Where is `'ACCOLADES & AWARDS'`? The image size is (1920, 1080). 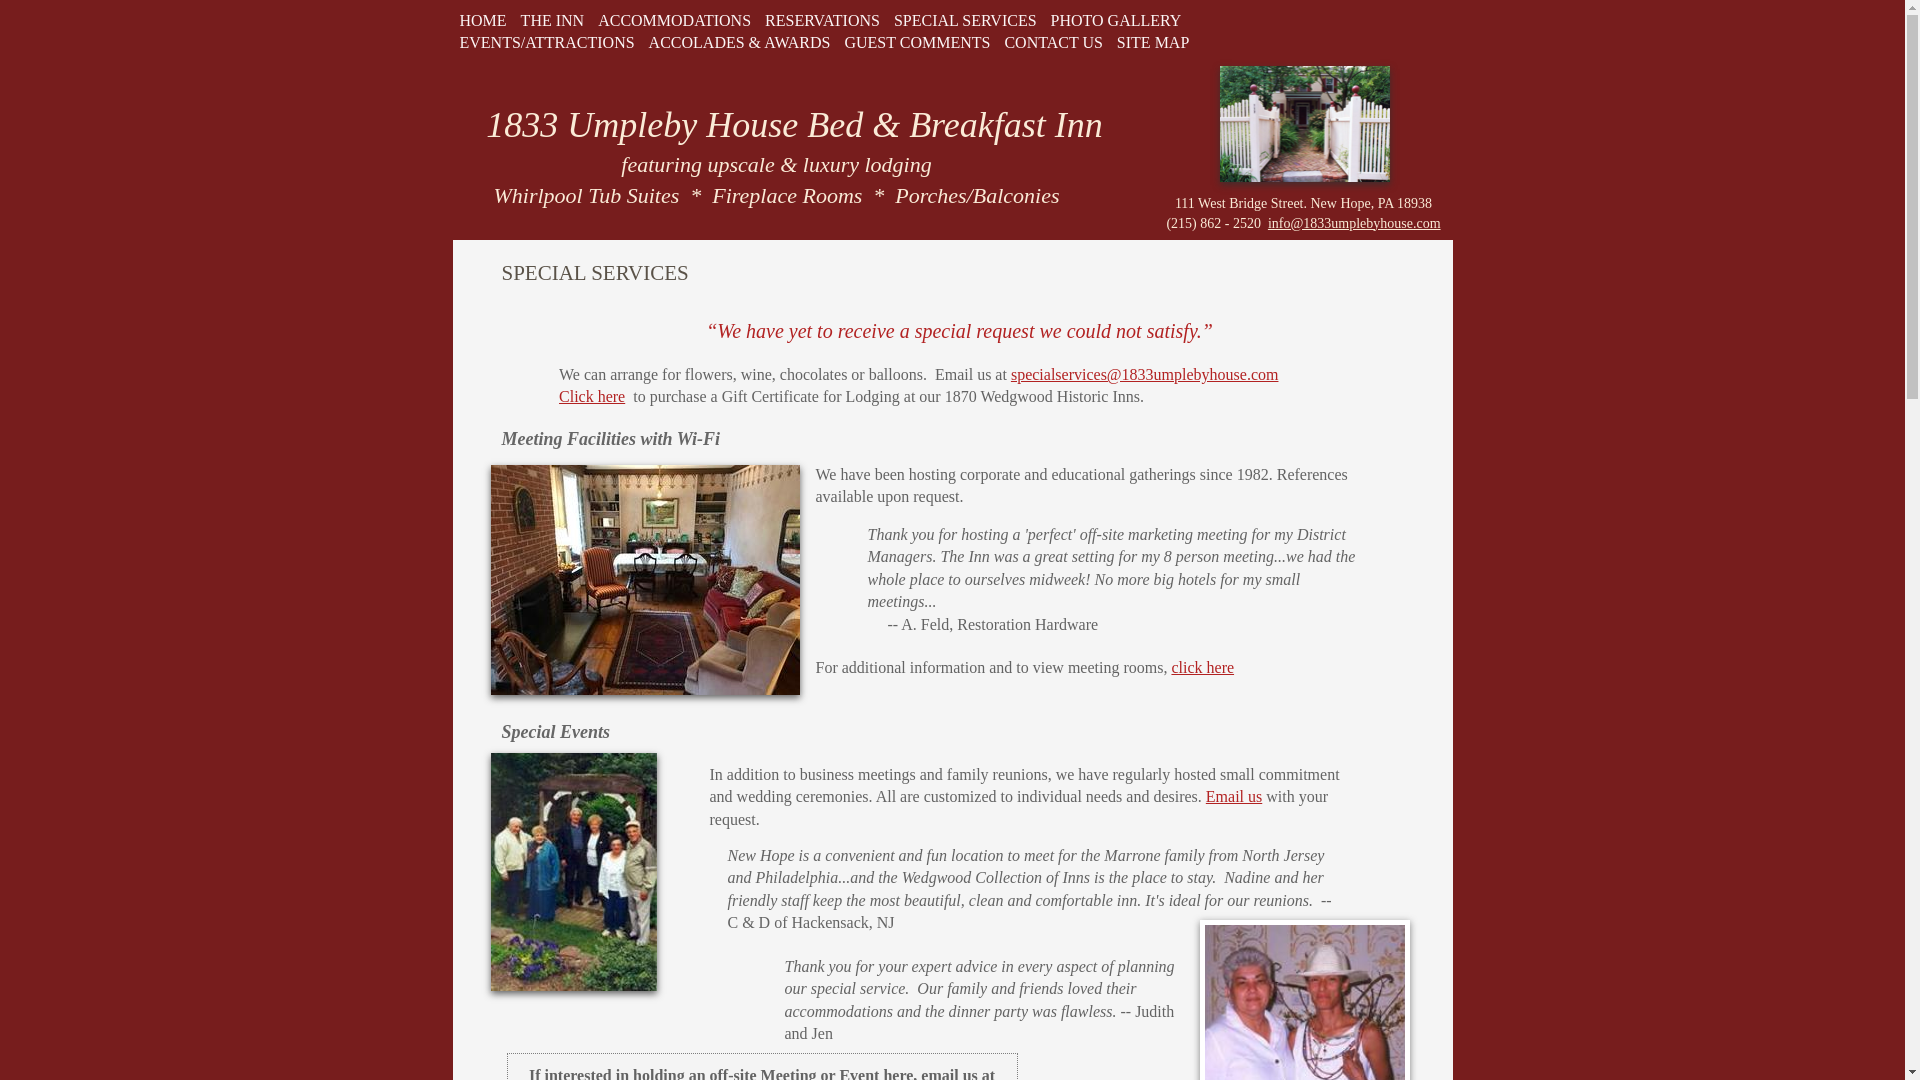 'ACCOLADES & AWARDS' is located at coordinates (738, 42).